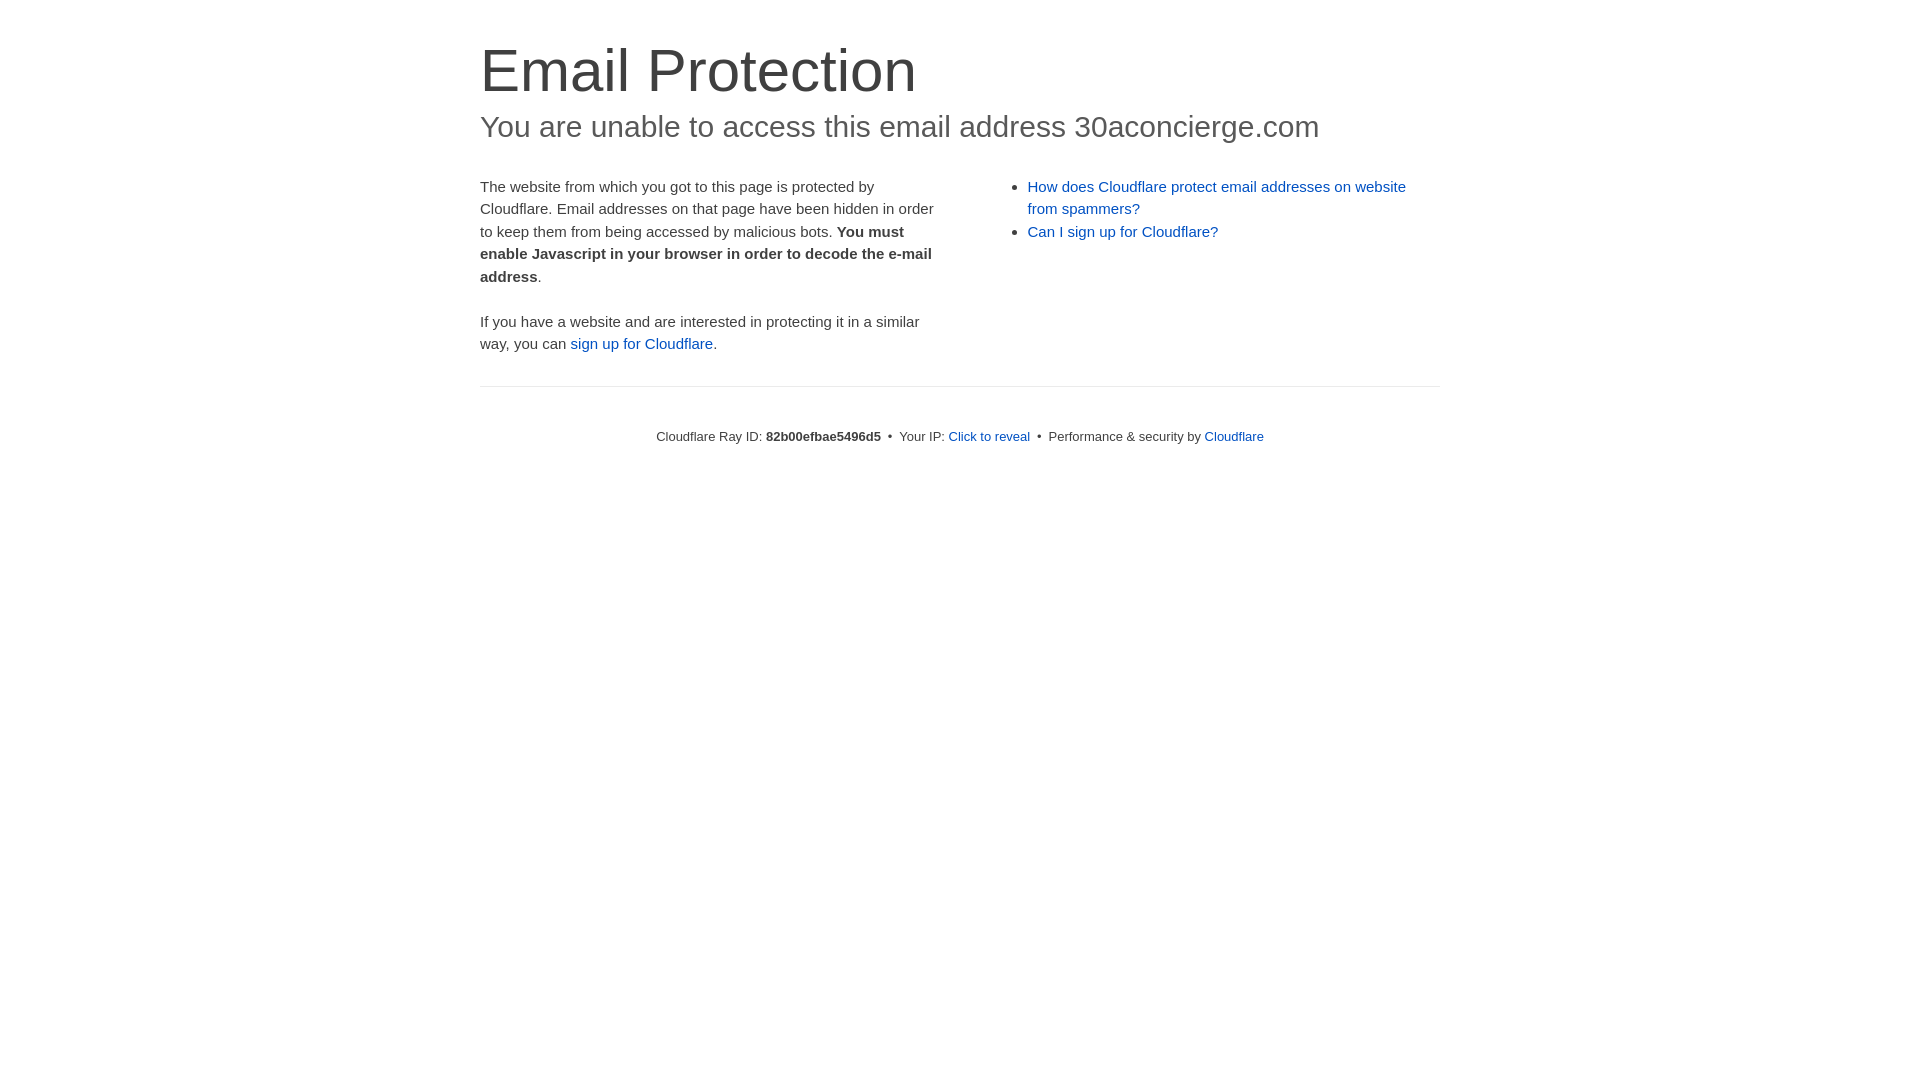  Describe the element at coordinates (1233, 435) in the screenshot. I see `'Cloudflare'` at that location.